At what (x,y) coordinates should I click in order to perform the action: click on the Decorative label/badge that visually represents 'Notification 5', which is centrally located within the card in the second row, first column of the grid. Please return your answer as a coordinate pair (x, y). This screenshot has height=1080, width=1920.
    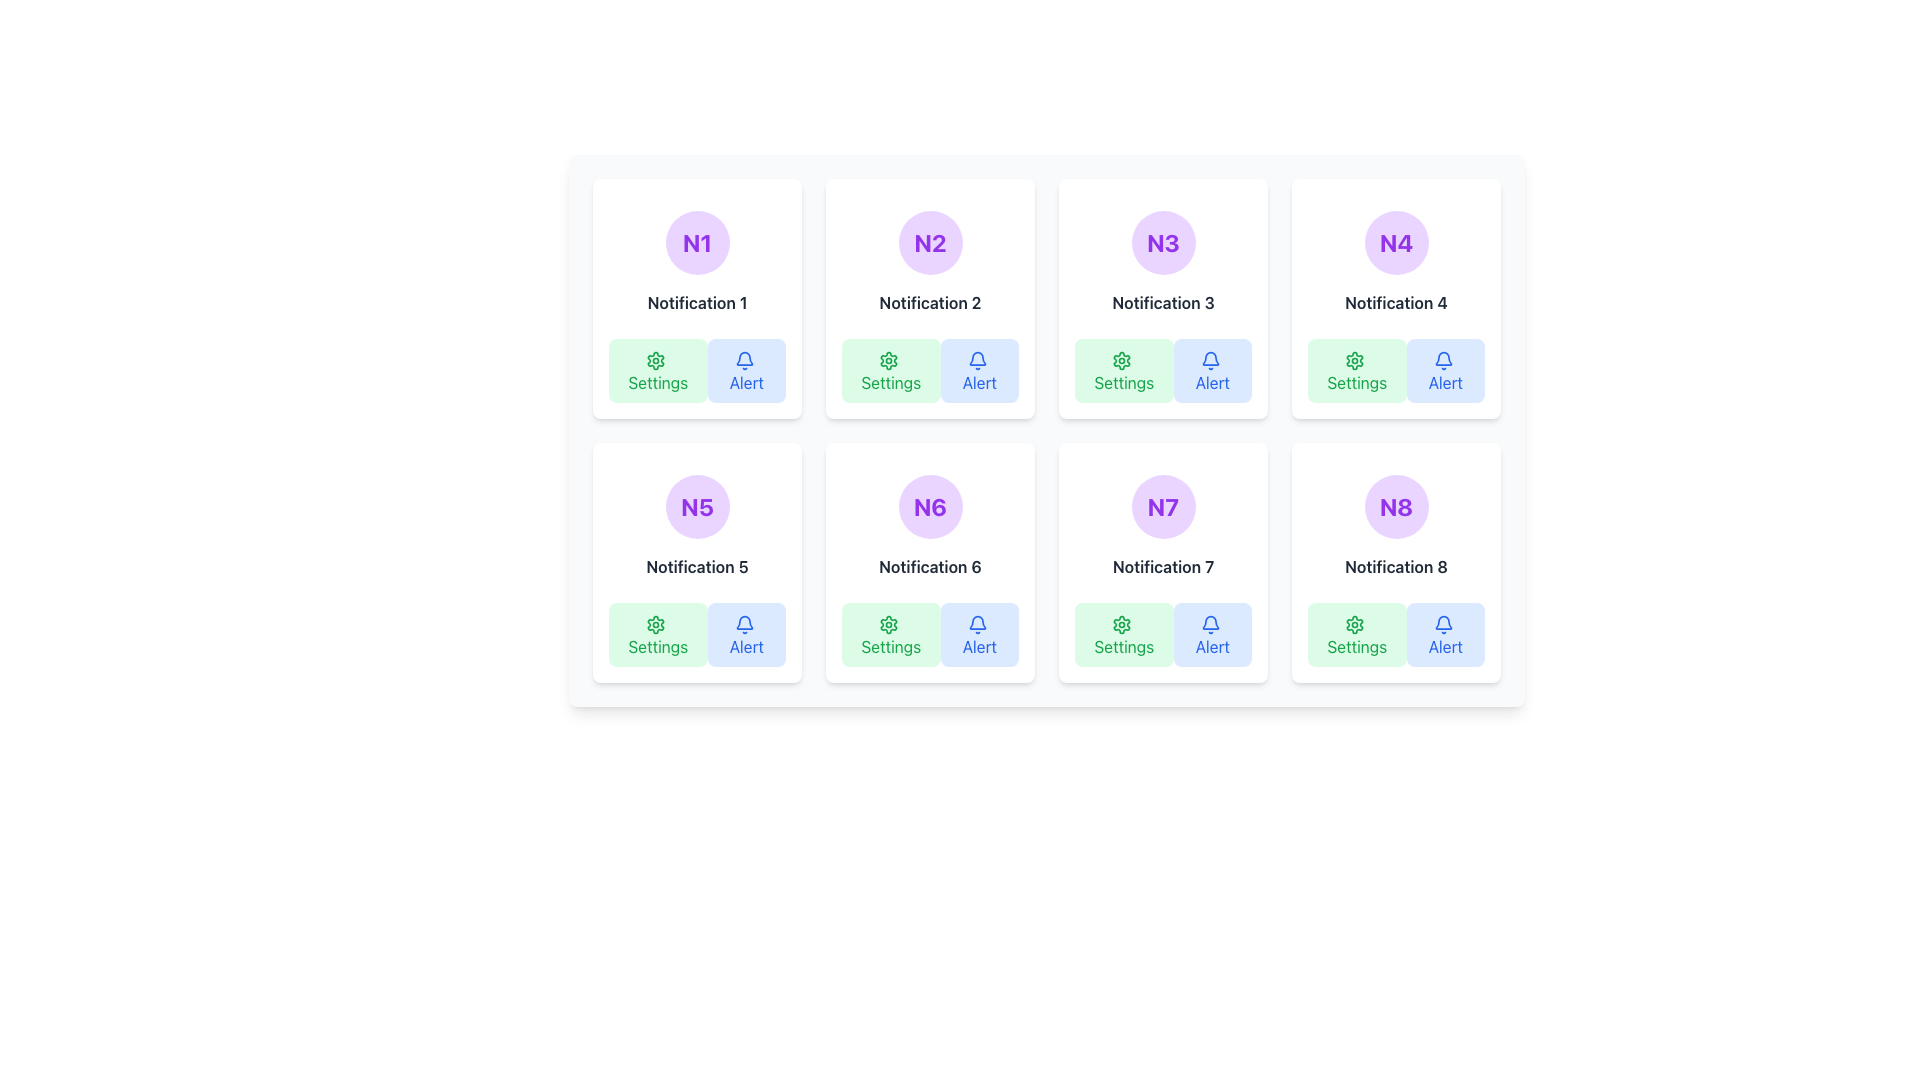
    Looking at the image, I should click on (697, 505).